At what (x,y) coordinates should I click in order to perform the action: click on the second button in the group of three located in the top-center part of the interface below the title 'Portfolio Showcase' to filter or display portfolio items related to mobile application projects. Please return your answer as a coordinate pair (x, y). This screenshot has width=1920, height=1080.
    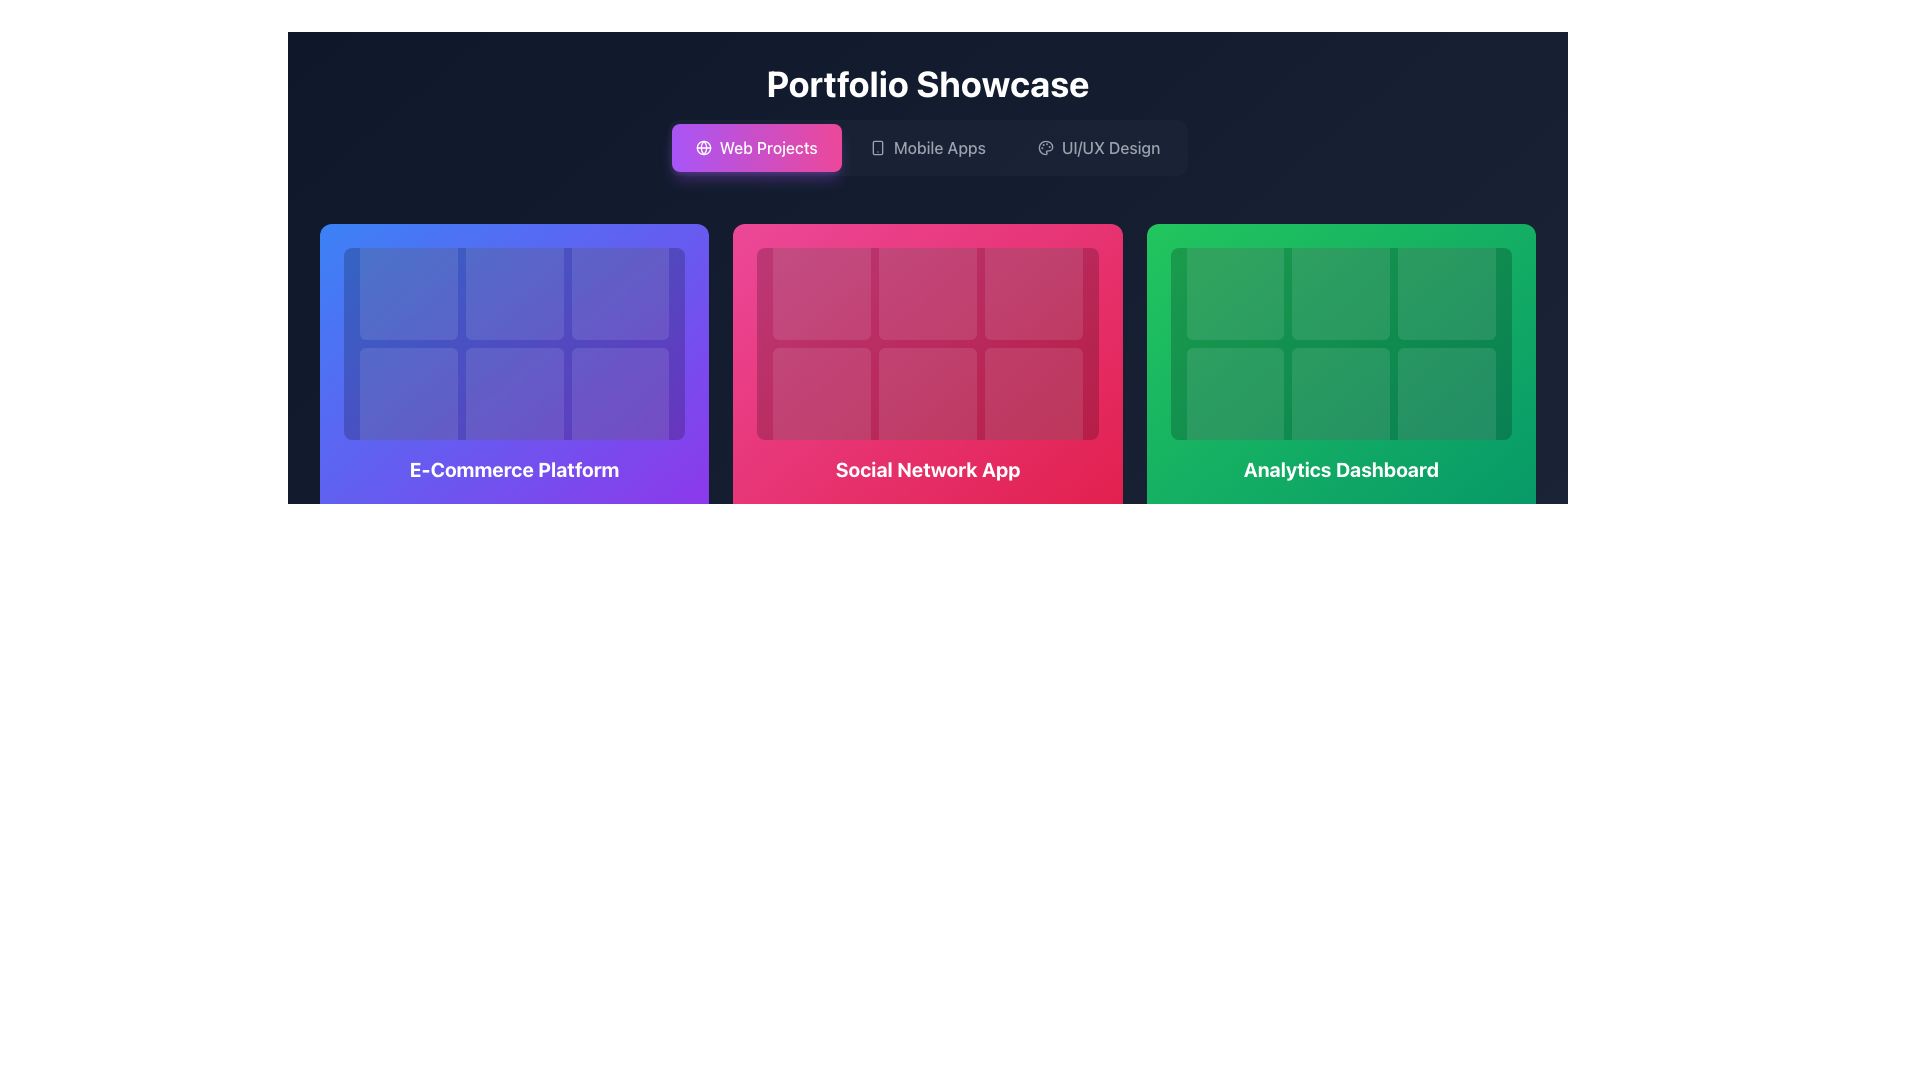
    Looking at the image, I should click on (926, 146).